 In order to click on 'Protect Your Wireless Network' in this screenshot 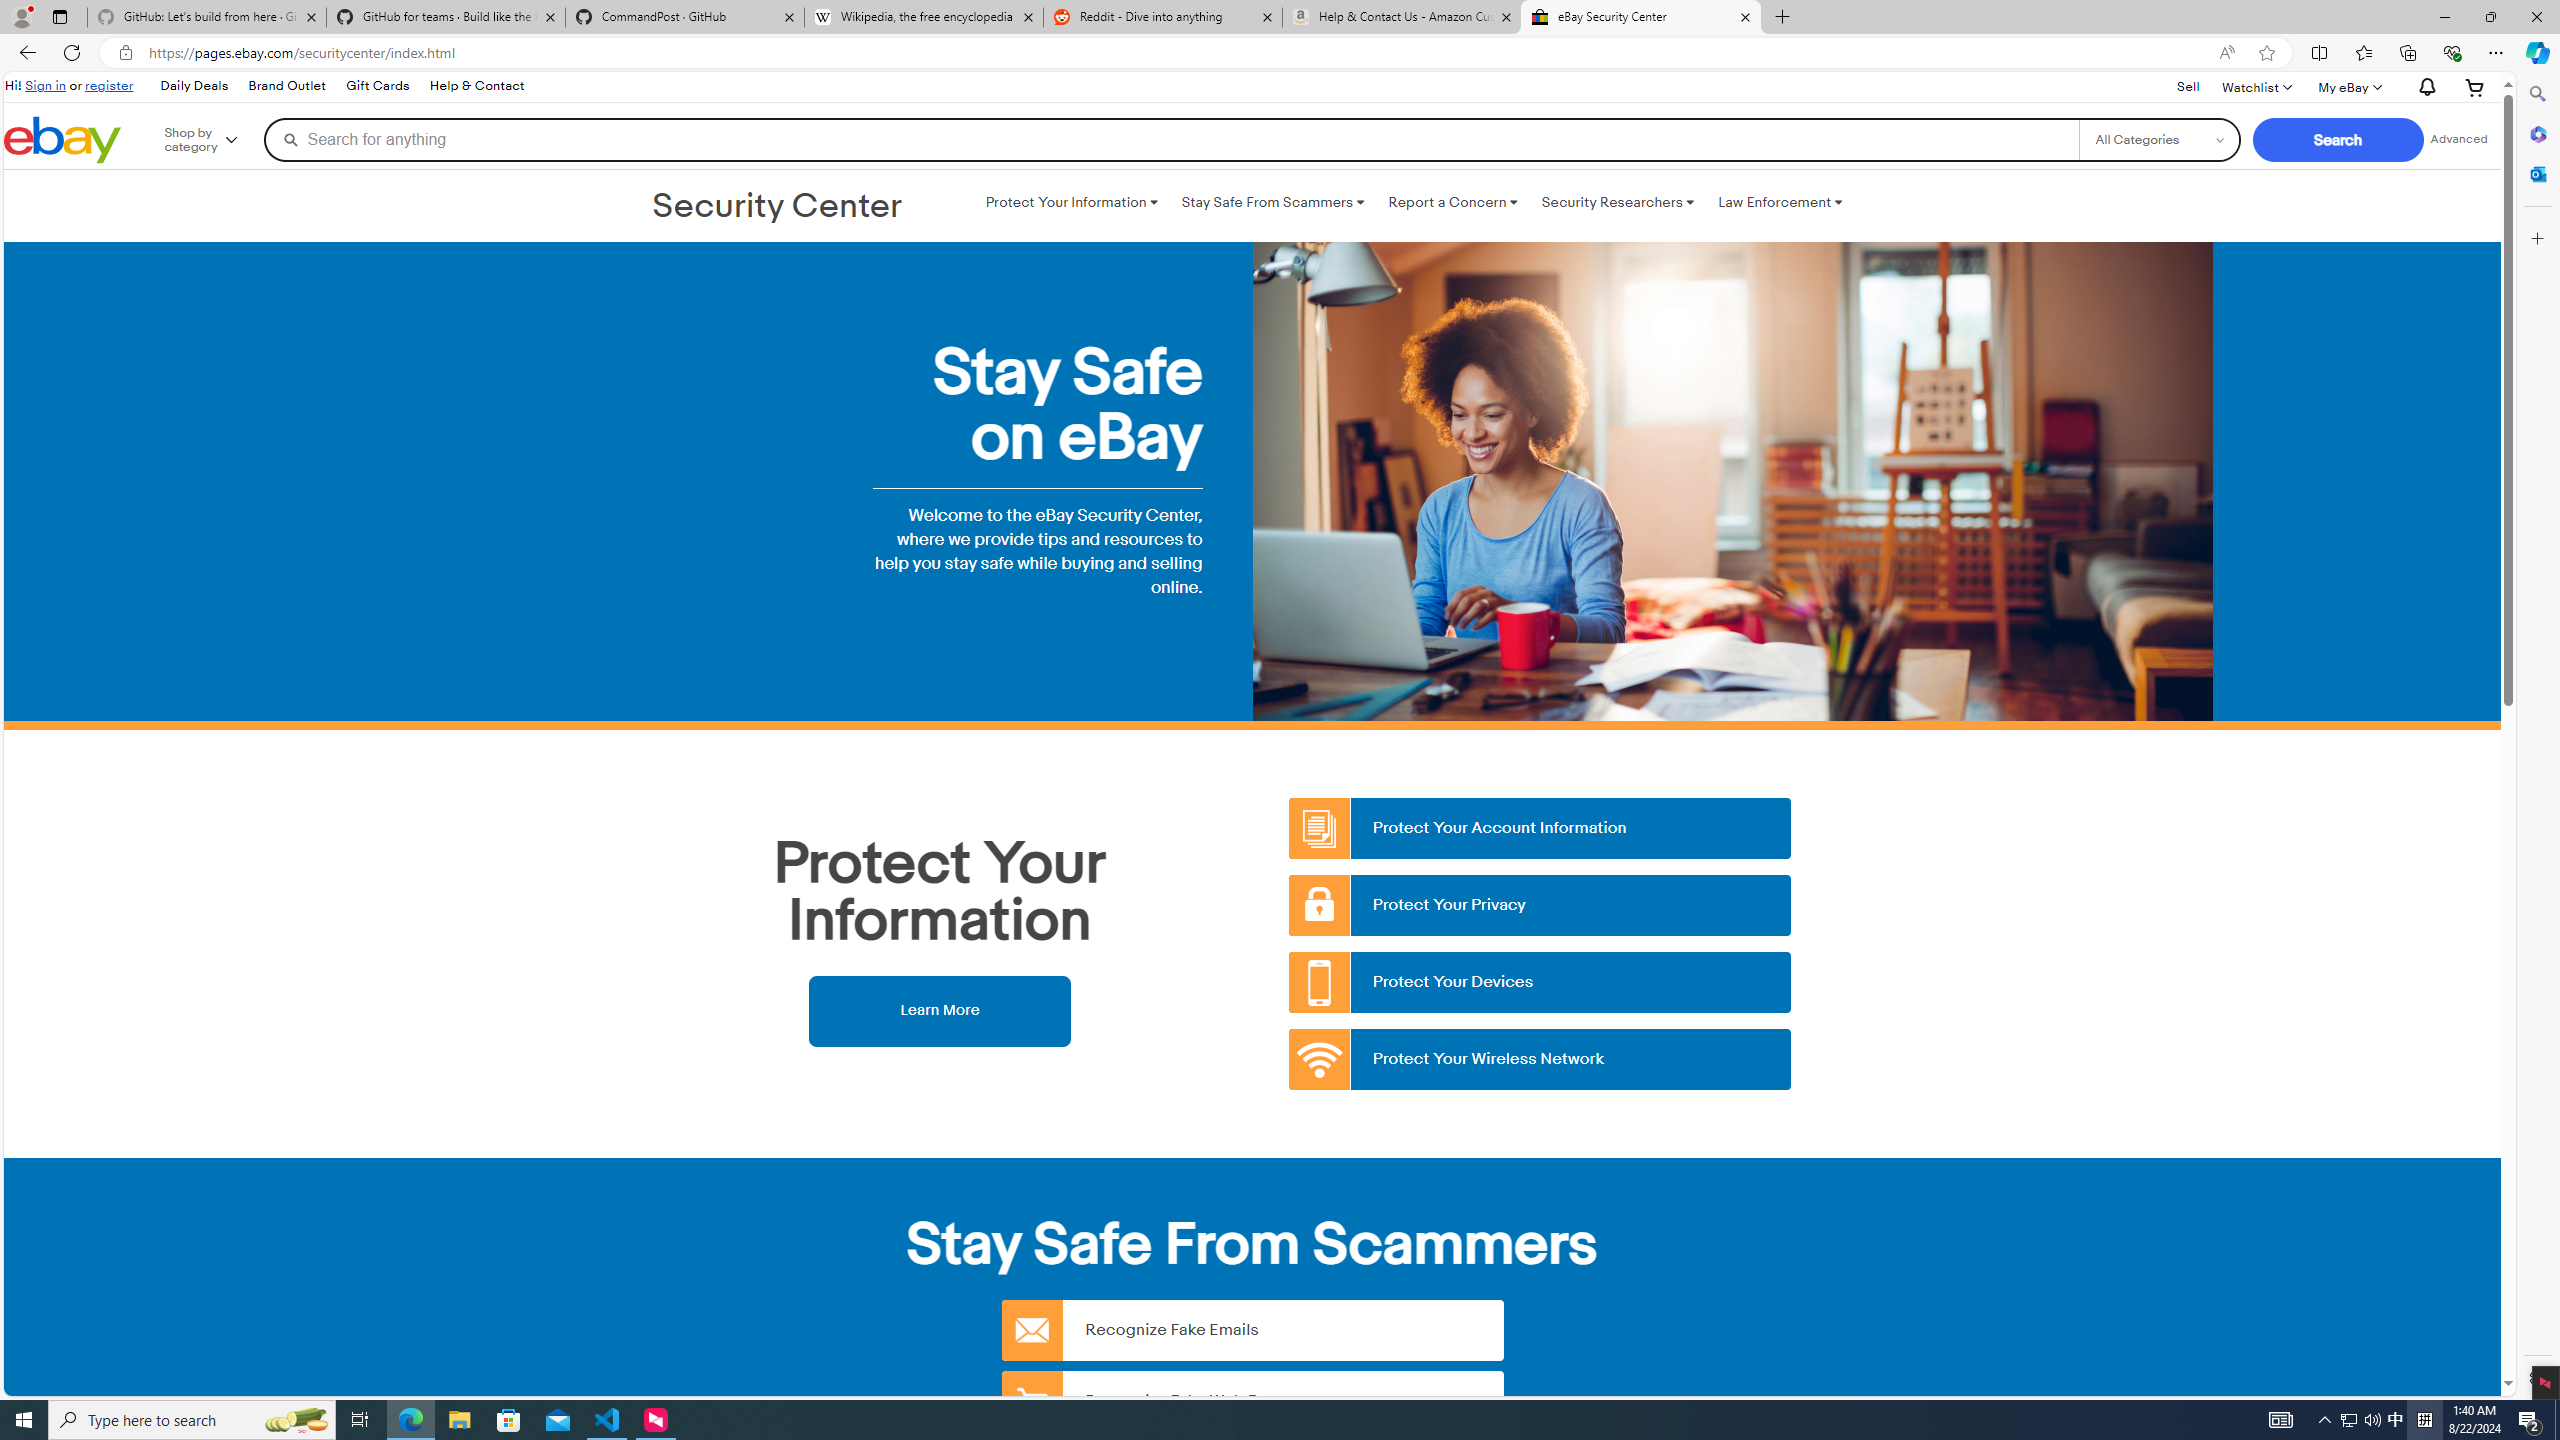, I will do `click(1540, 1058)`.